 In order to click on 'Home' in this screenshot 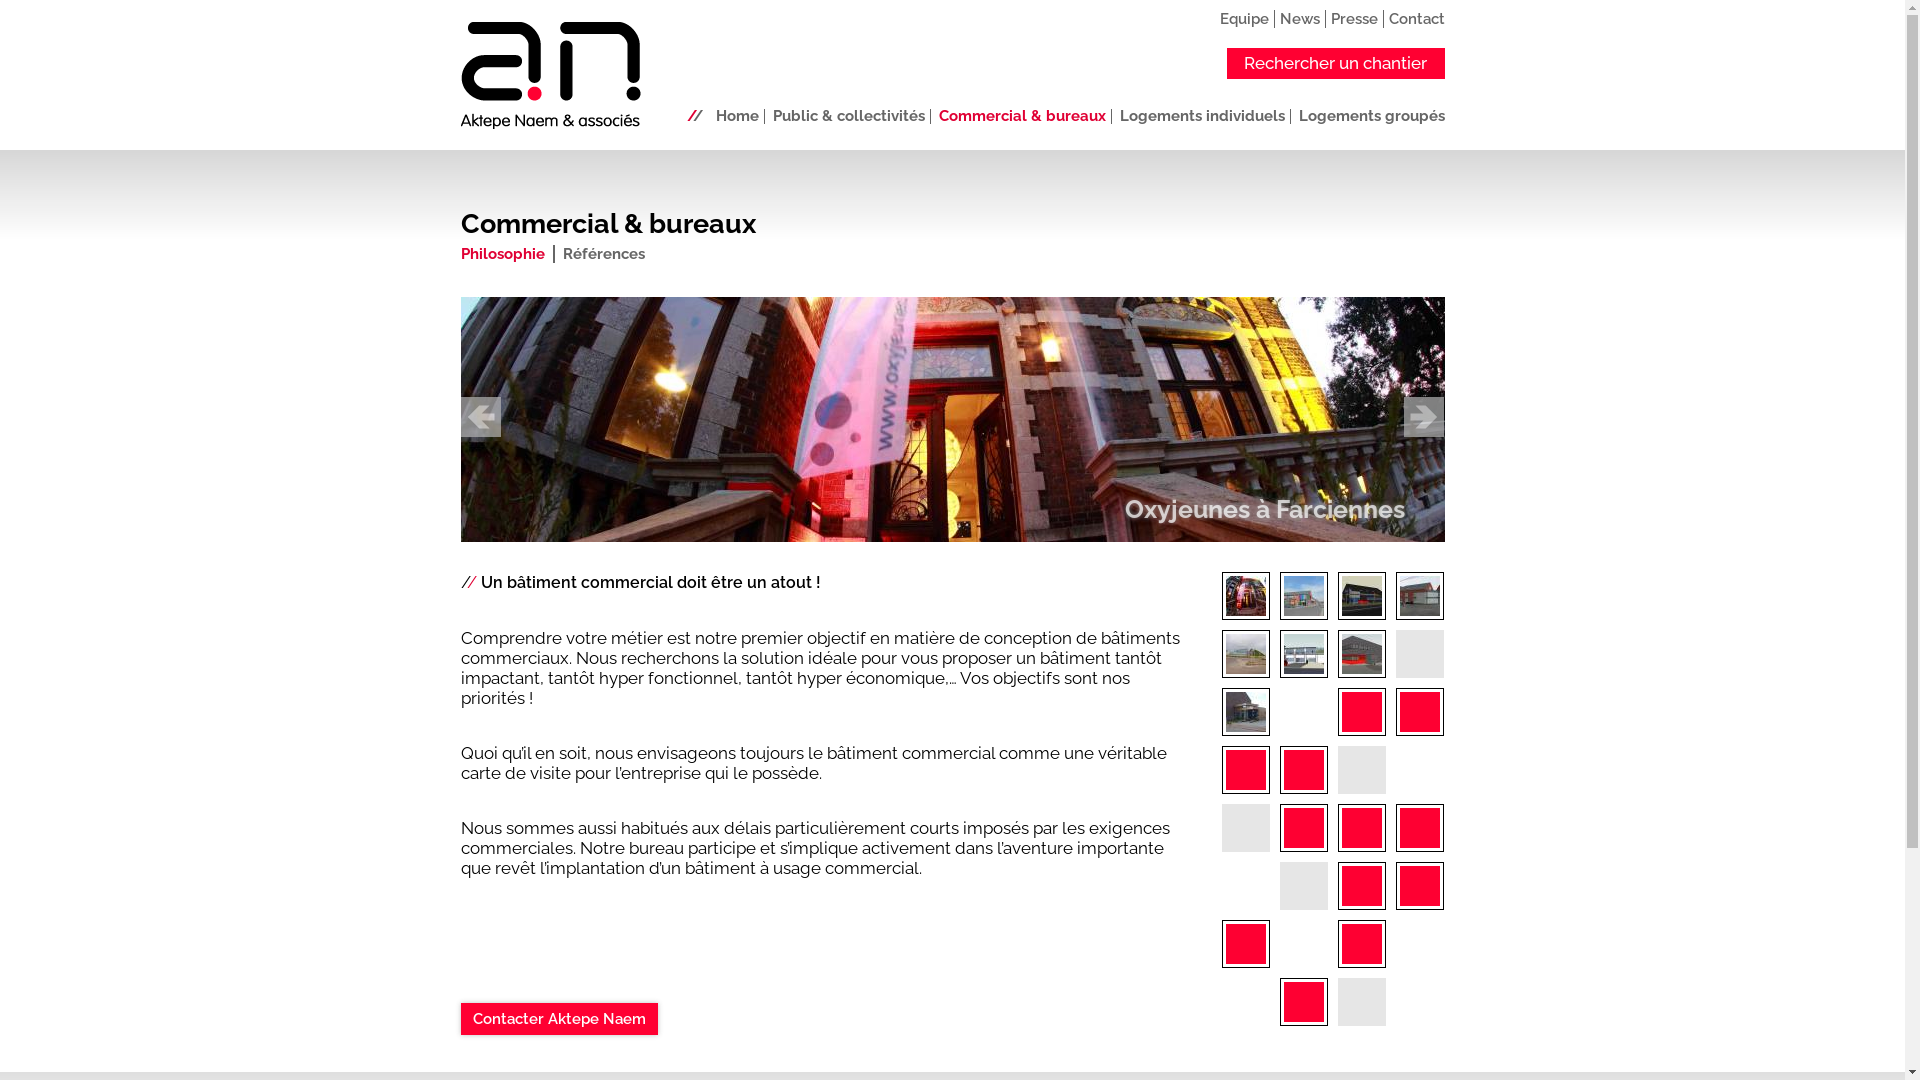, I will do `click(736, 115)`.